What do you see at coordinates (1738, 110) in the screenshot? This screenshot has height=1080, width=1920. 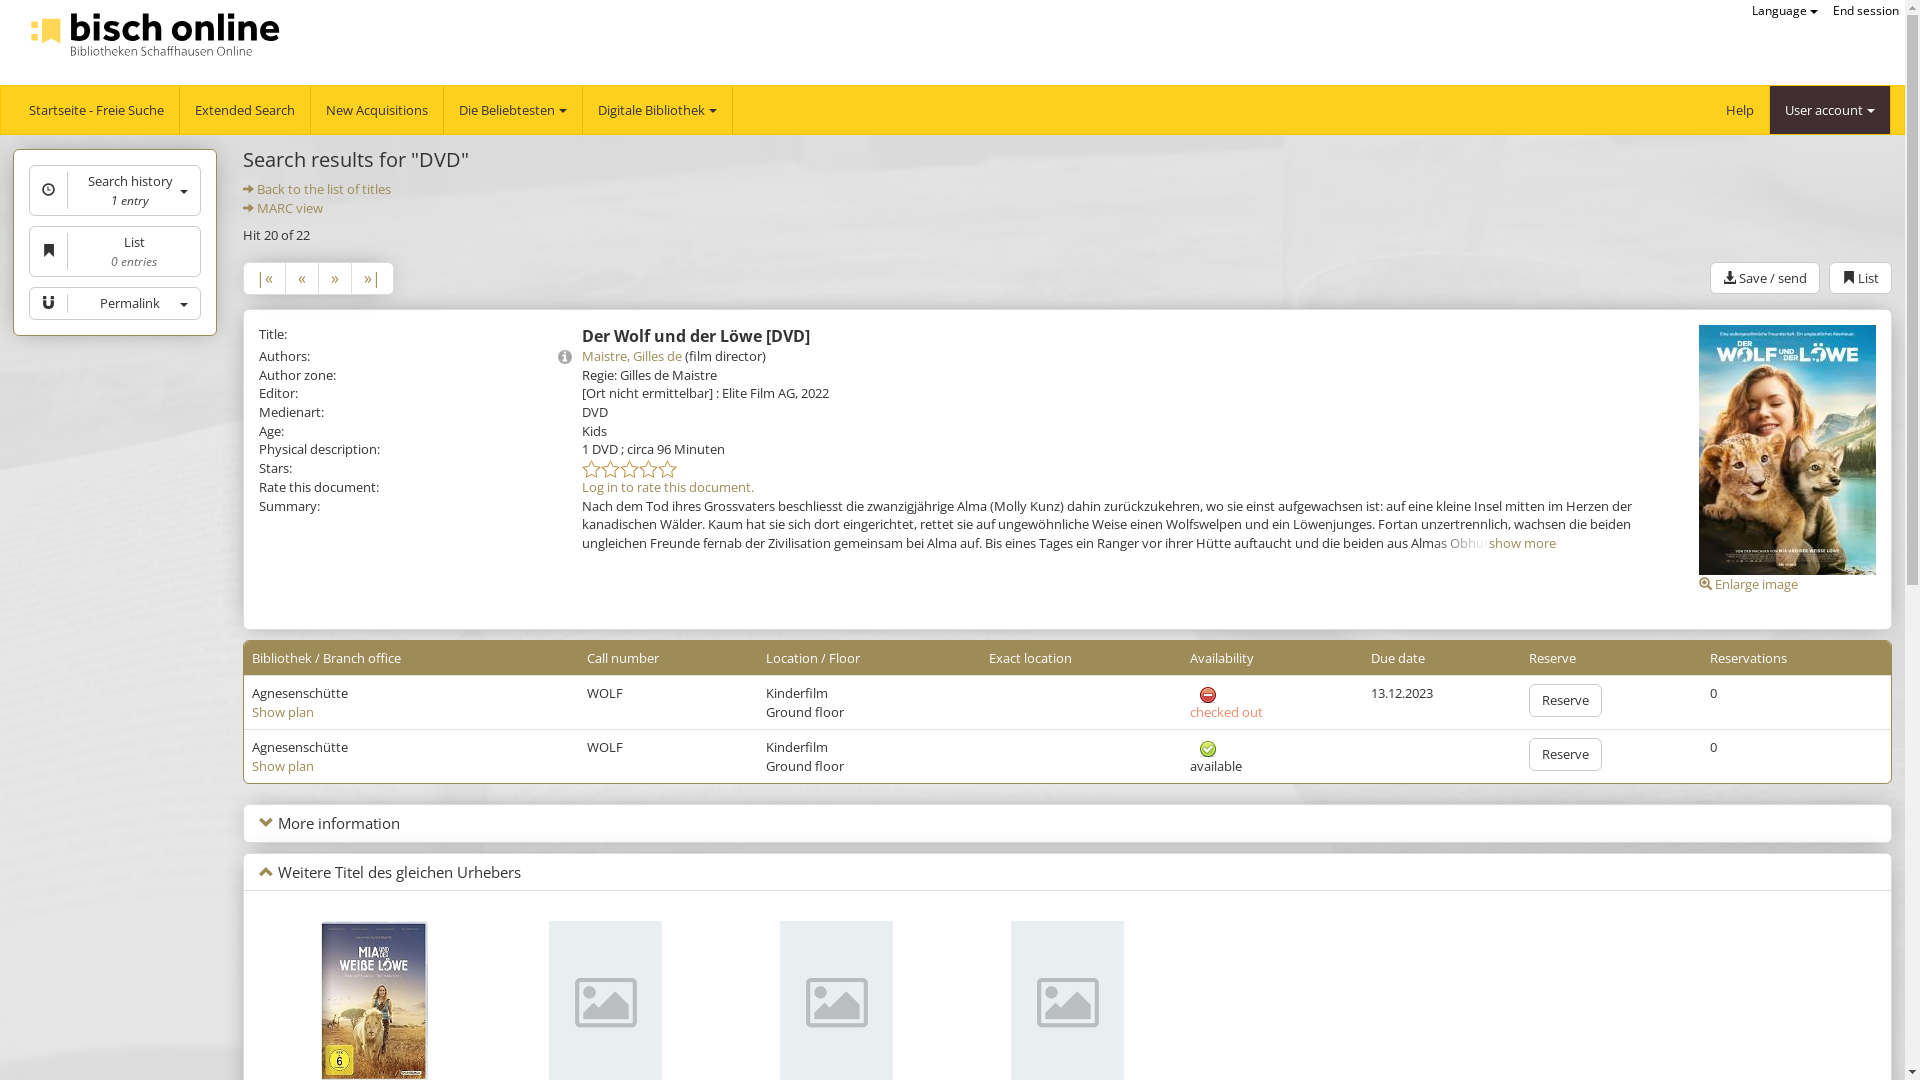 I see `'Help'` at bounding box center [1738, 110].